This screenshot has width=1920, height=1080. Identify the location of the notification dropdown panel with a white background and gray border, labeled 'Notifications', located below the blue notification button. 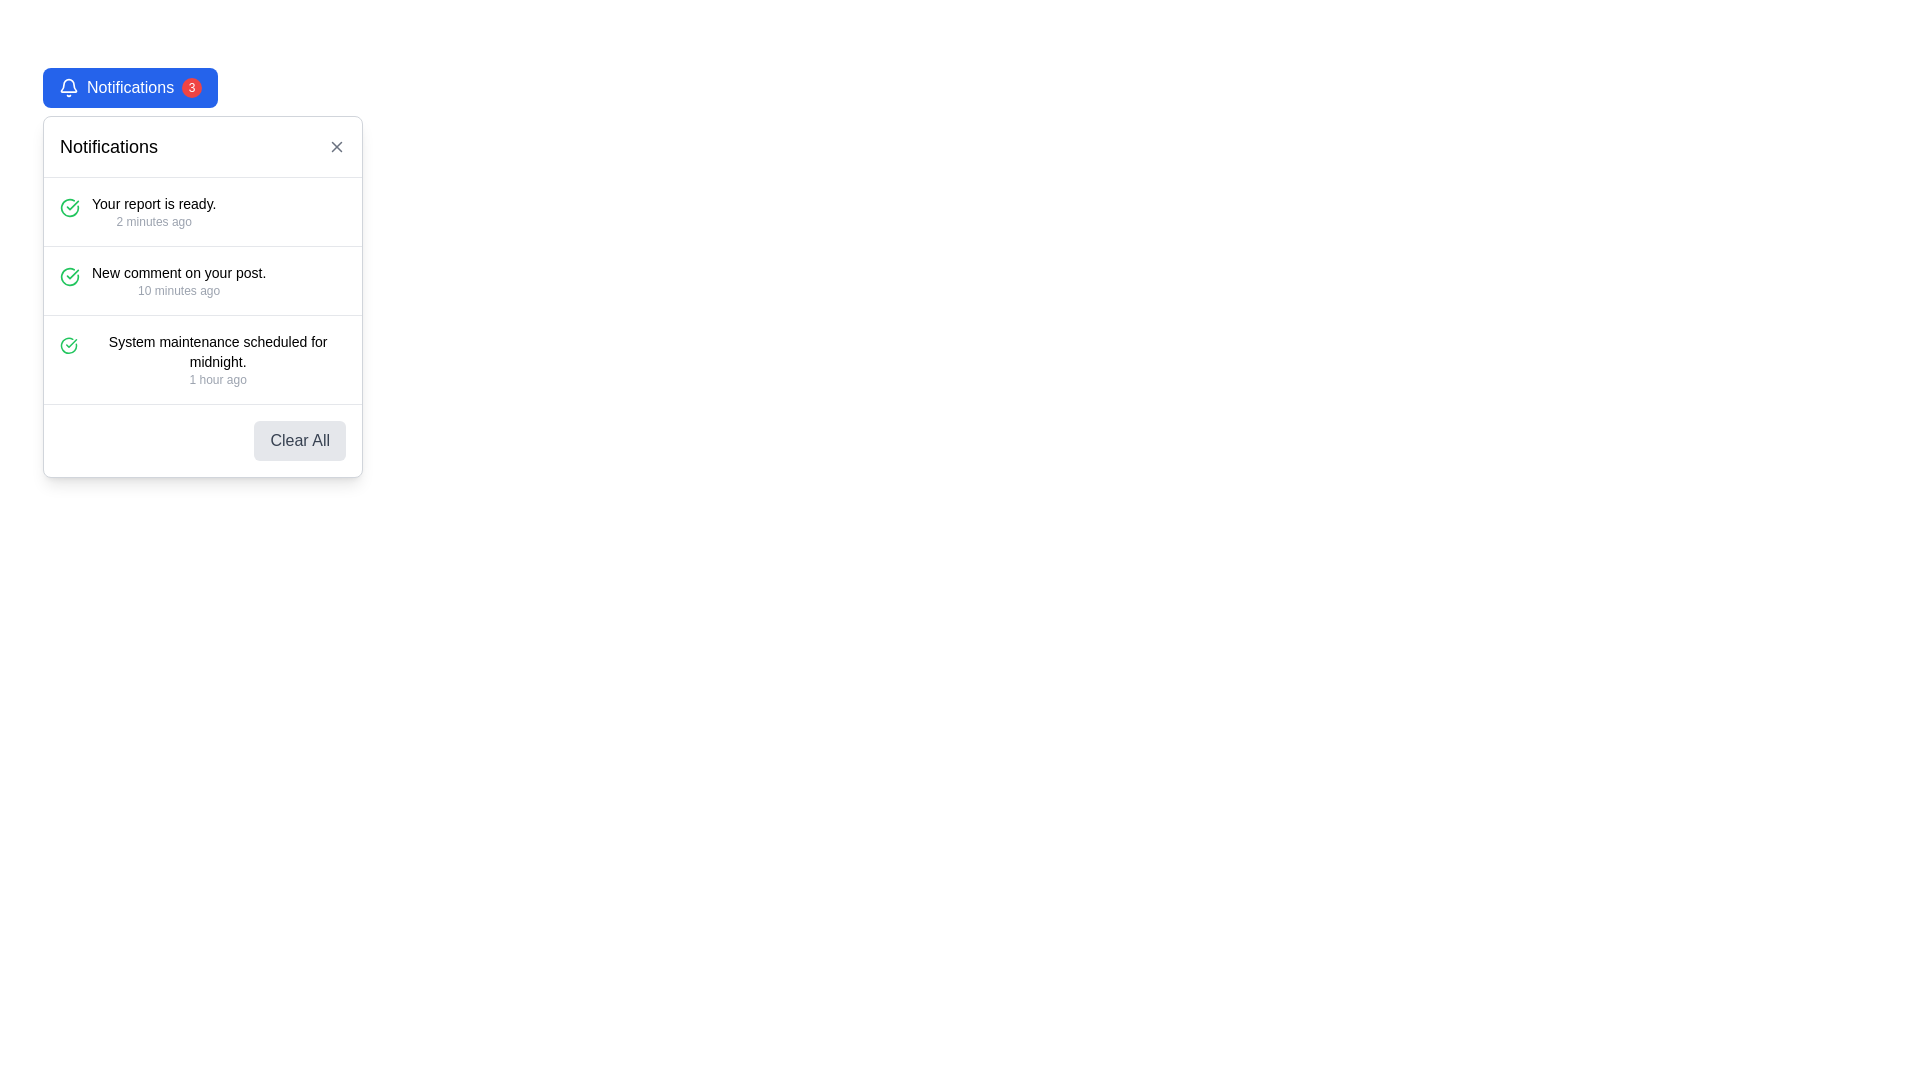
(202, 297).